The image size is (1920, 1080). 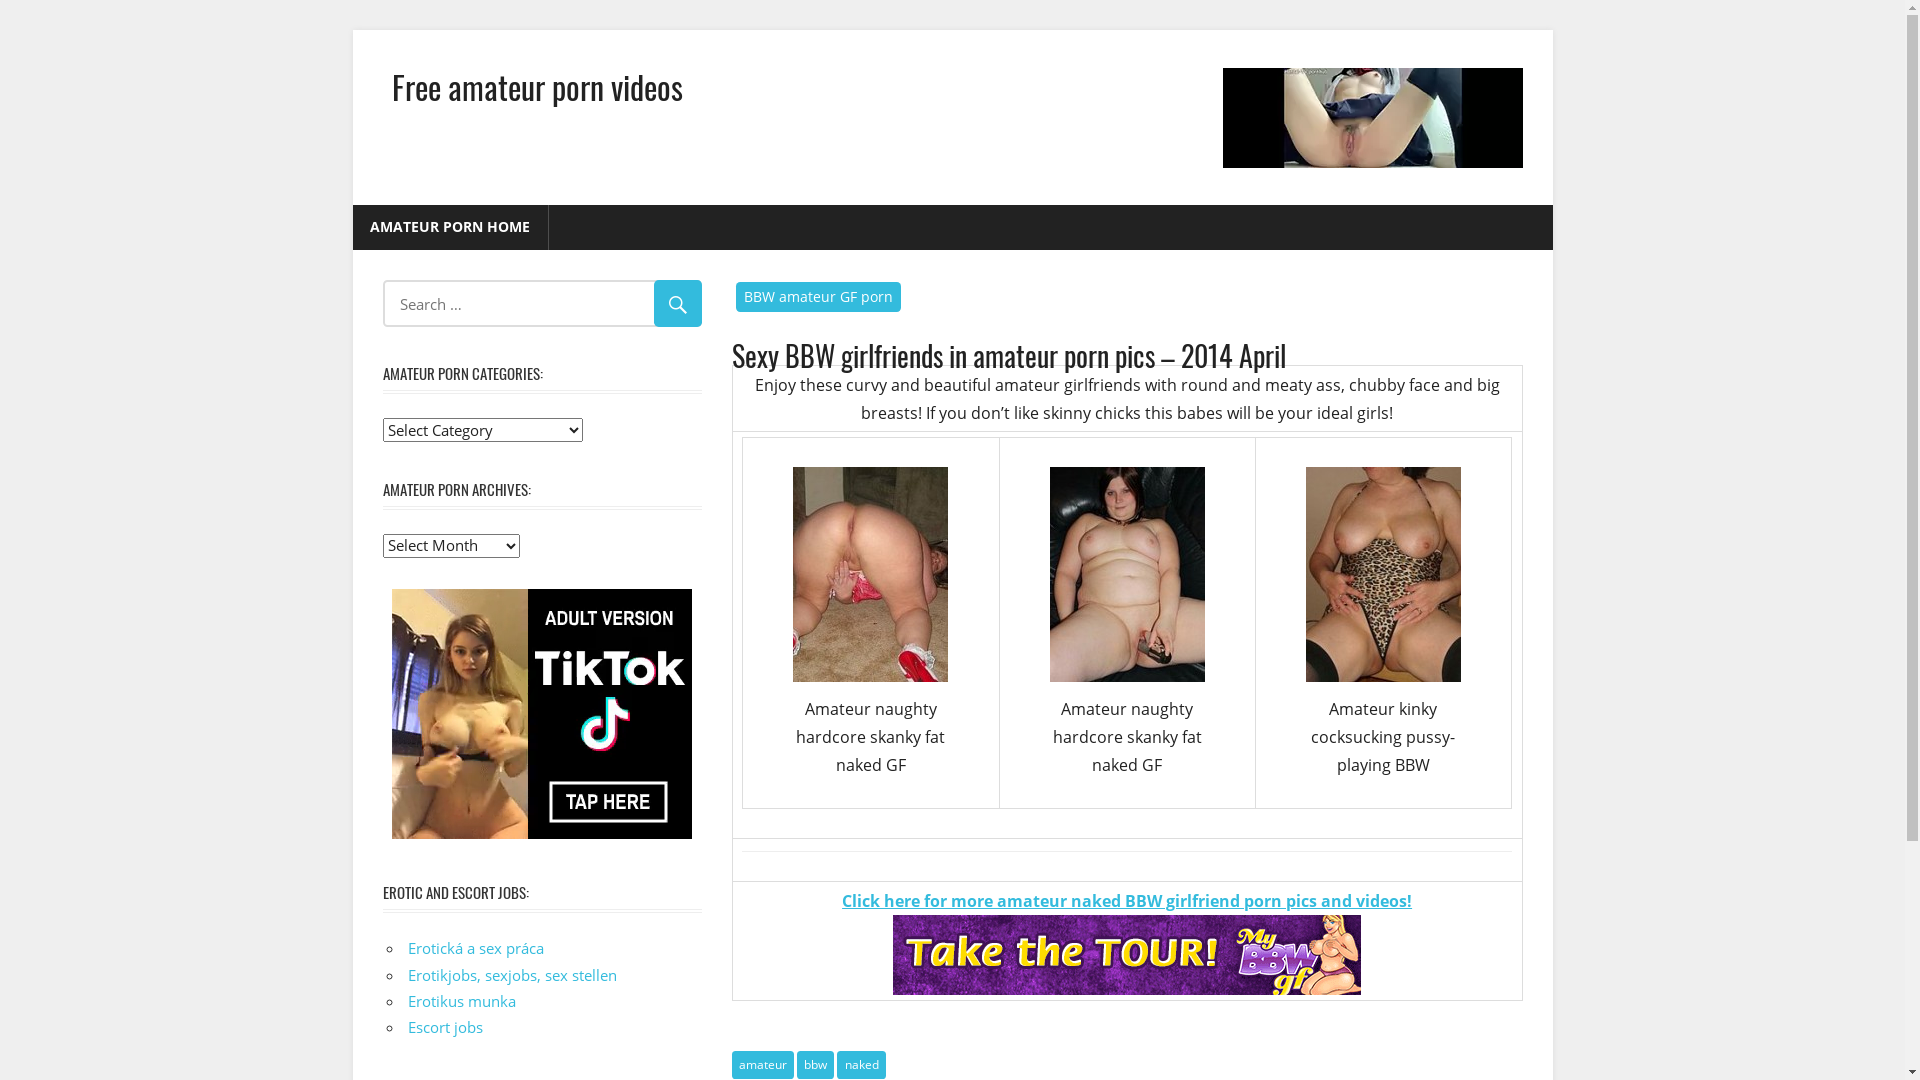 I want to click on 'Erotikus munka', so click(x=460, y=1001).